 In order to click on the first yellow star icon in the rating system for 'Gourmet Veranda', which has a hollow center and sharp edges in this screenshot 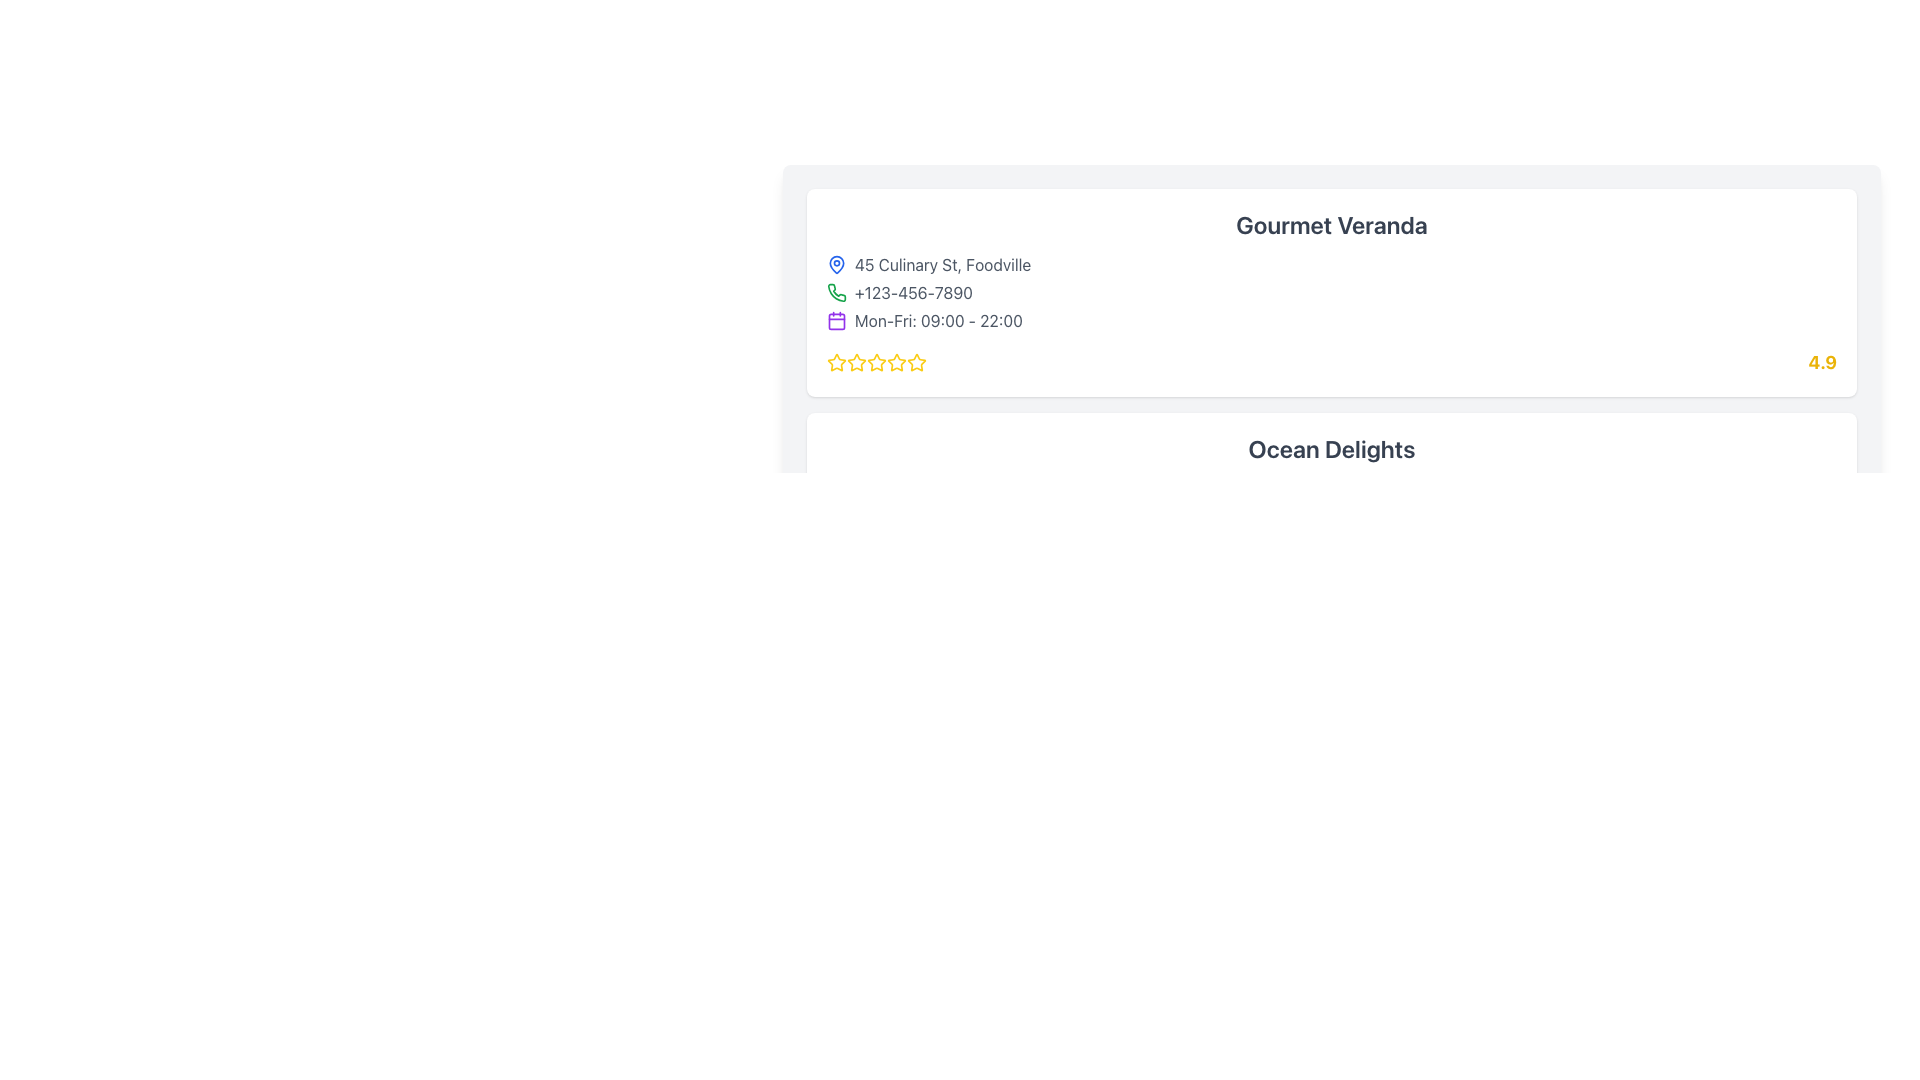, I will do `click(836, 362)`.